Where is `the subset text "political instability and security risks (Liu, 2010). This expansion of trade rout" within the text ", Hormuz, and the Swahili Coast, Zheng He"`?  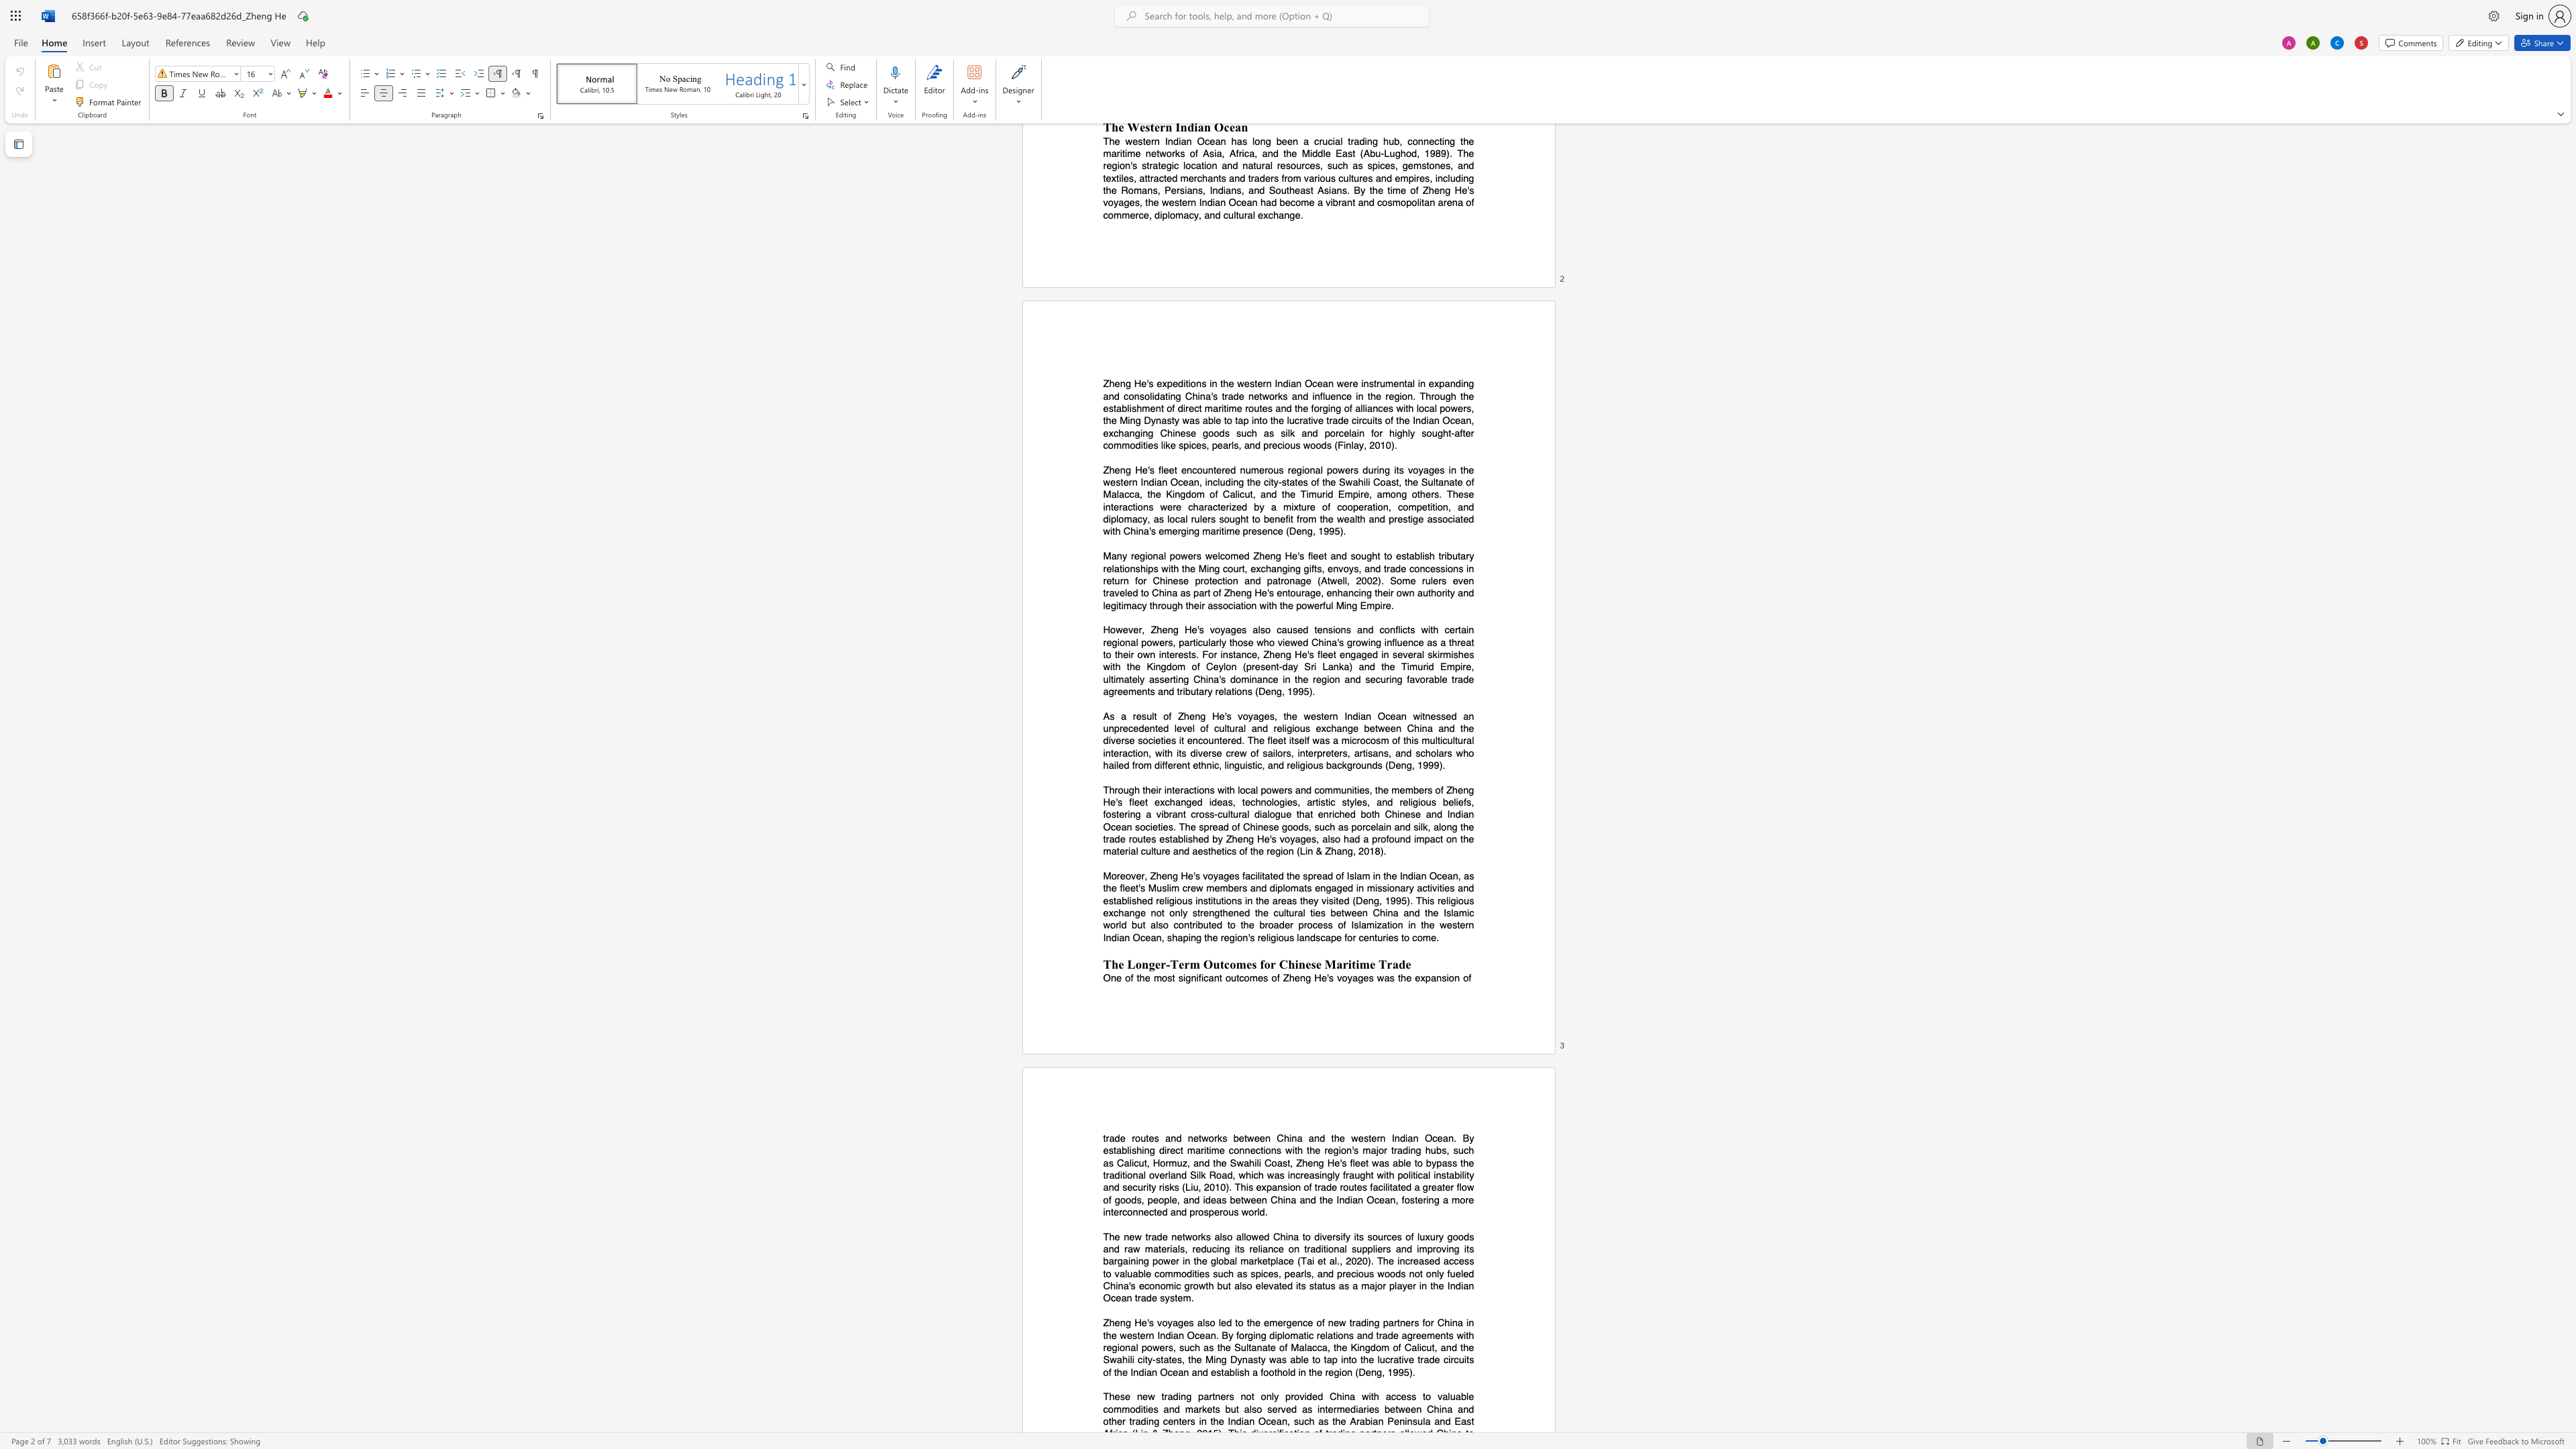
the subset text "political instability and security risks (Liu, 2010). This expansion of trade rout" within the text ", Hormuz, and the Swahili Coast, Zheng He" is located at coordinates (1397, 1174).